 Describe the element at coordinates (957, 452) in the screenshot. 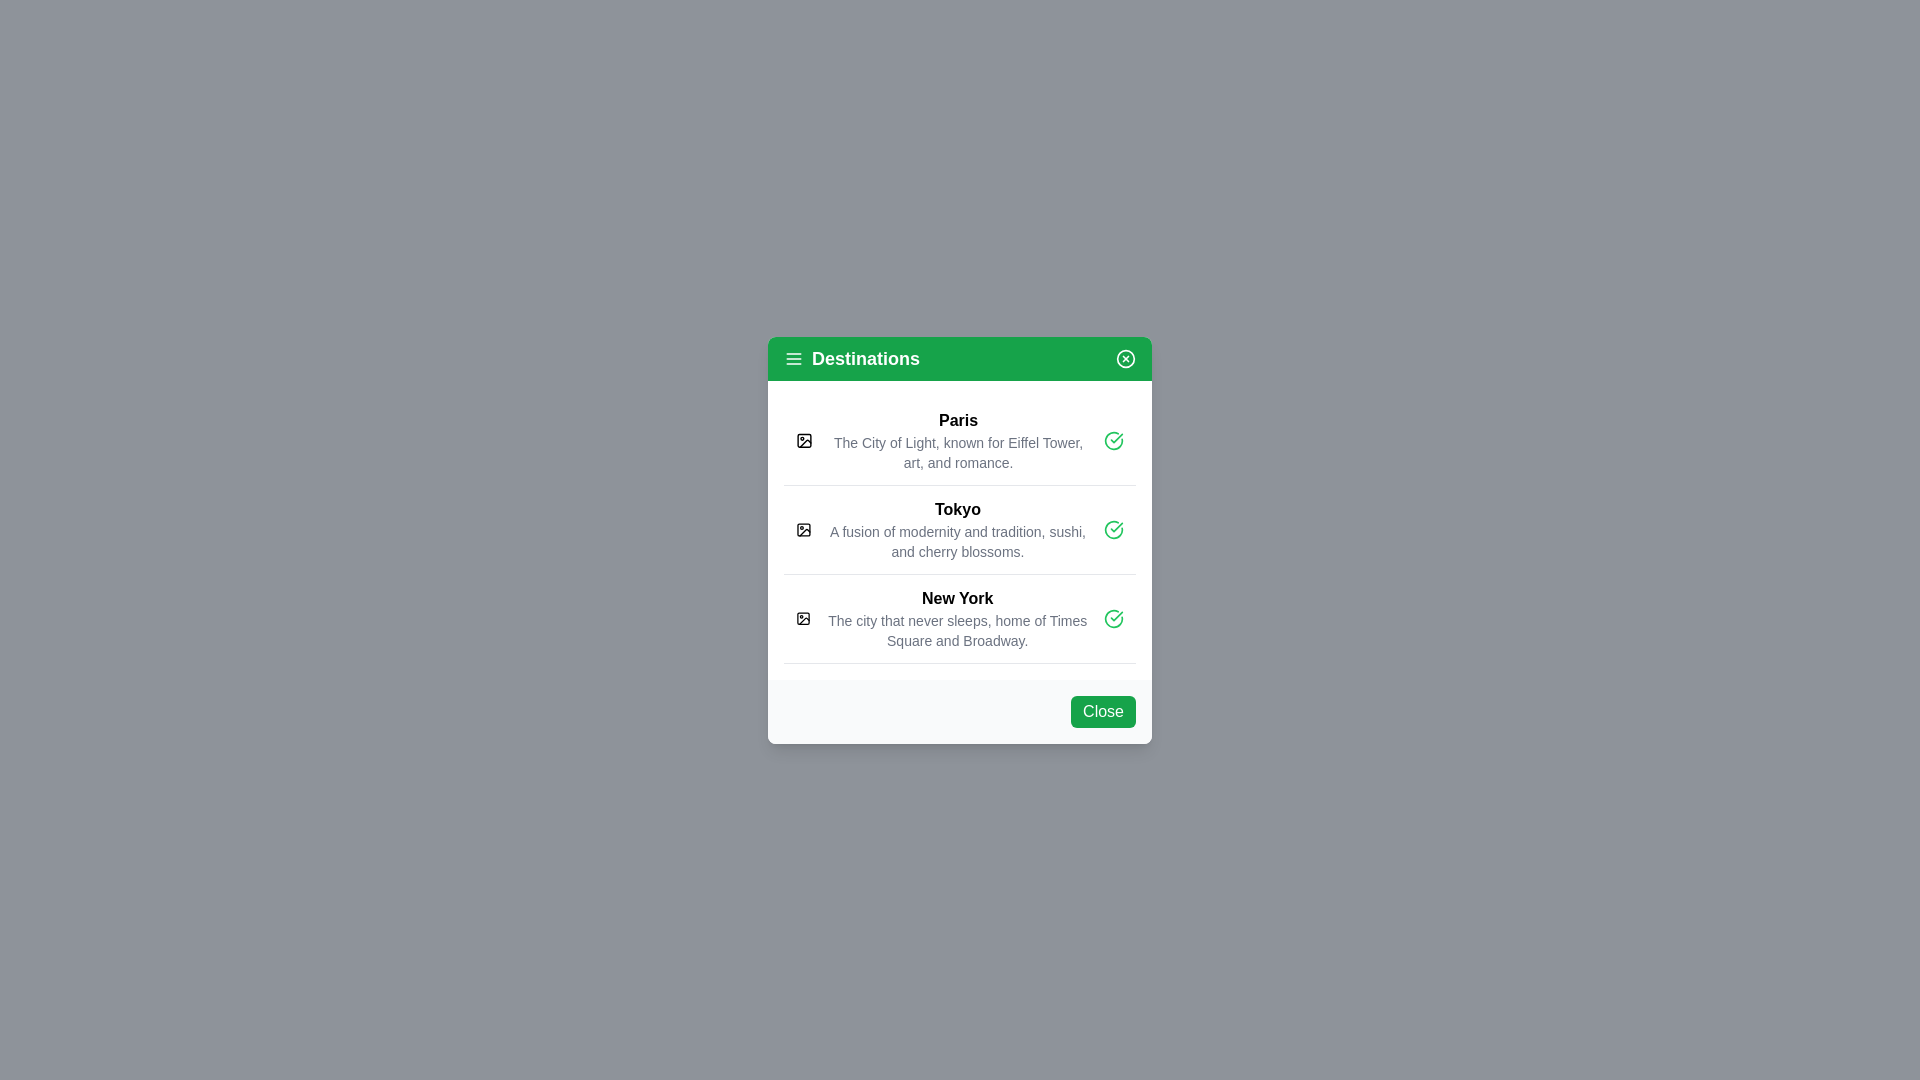

I see `the static text that reads 'The City of Light, known for Eiffel Tower, art, and romance.' which is located below the bold title 'Paris' in the vertical list of destinations` at that location.